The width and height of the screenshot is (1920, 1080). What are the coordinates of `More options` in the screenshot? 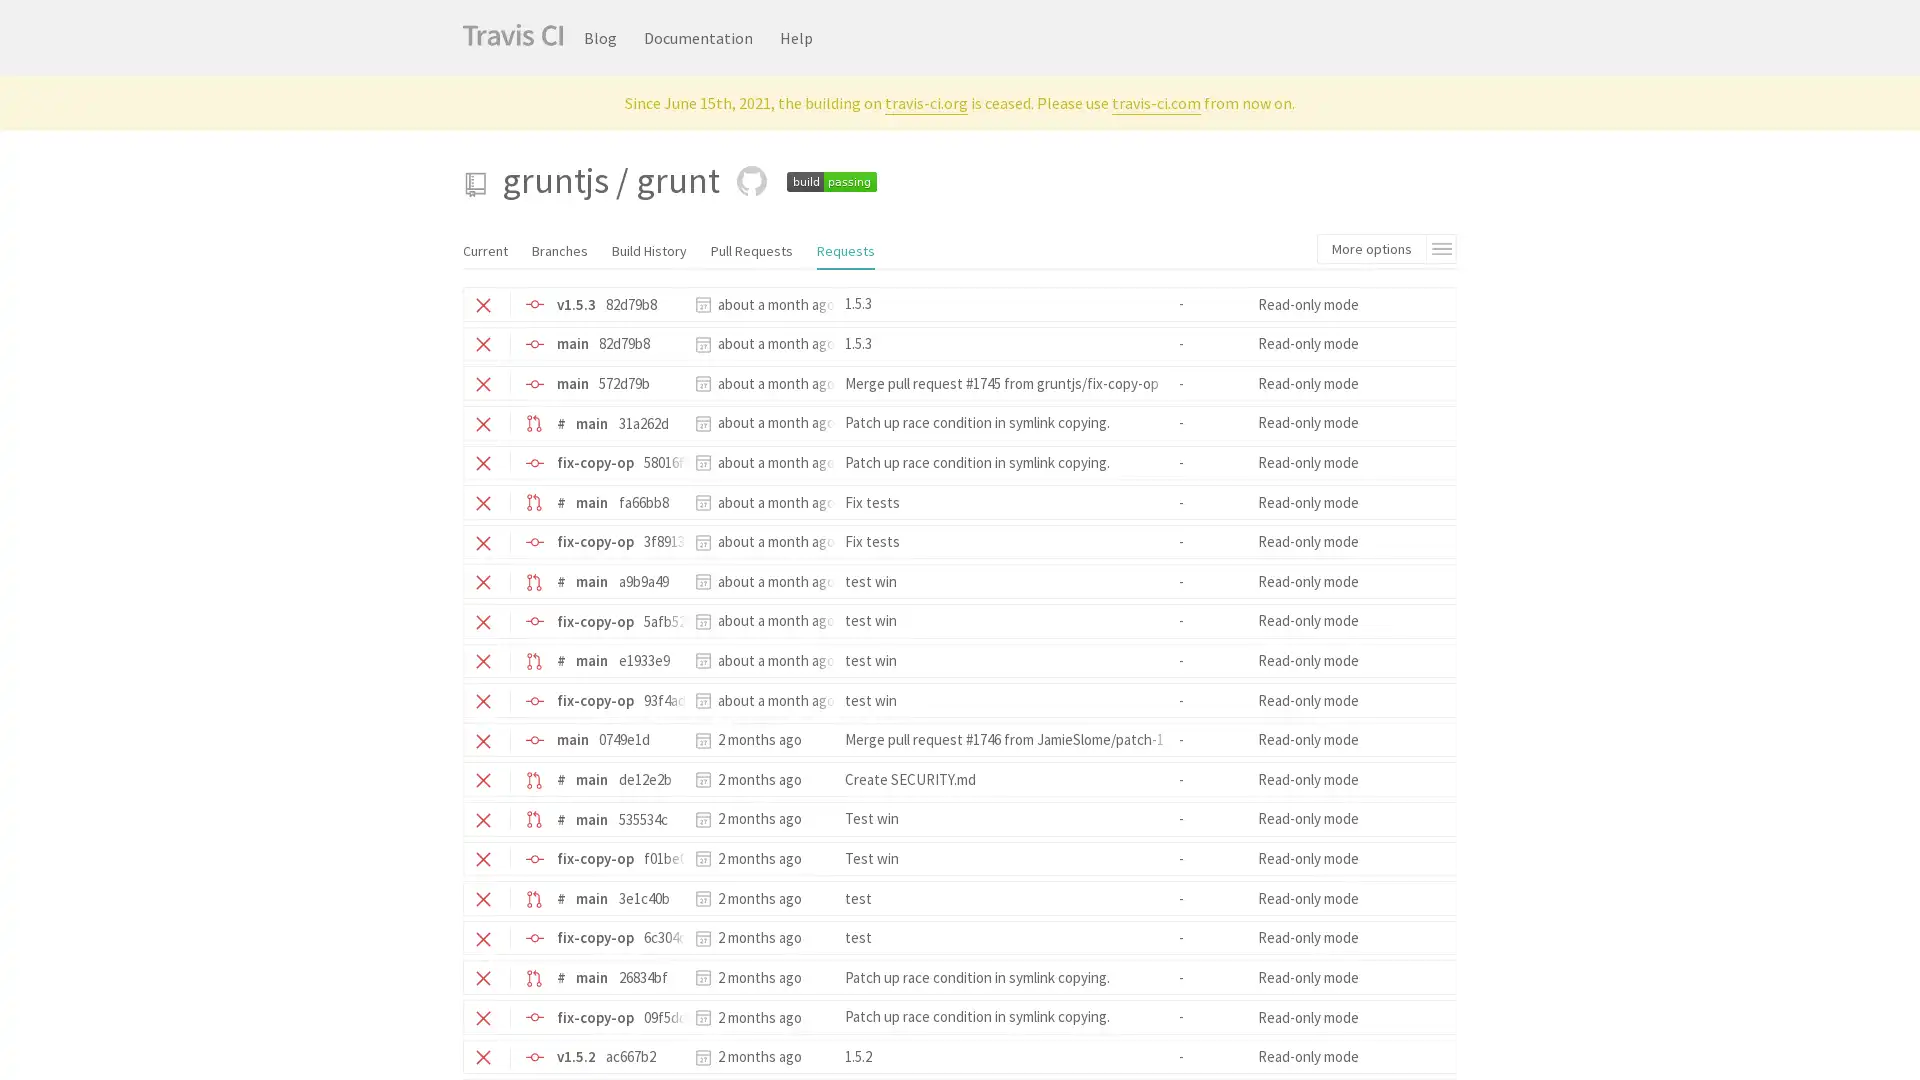 It's located at (1386, 246).